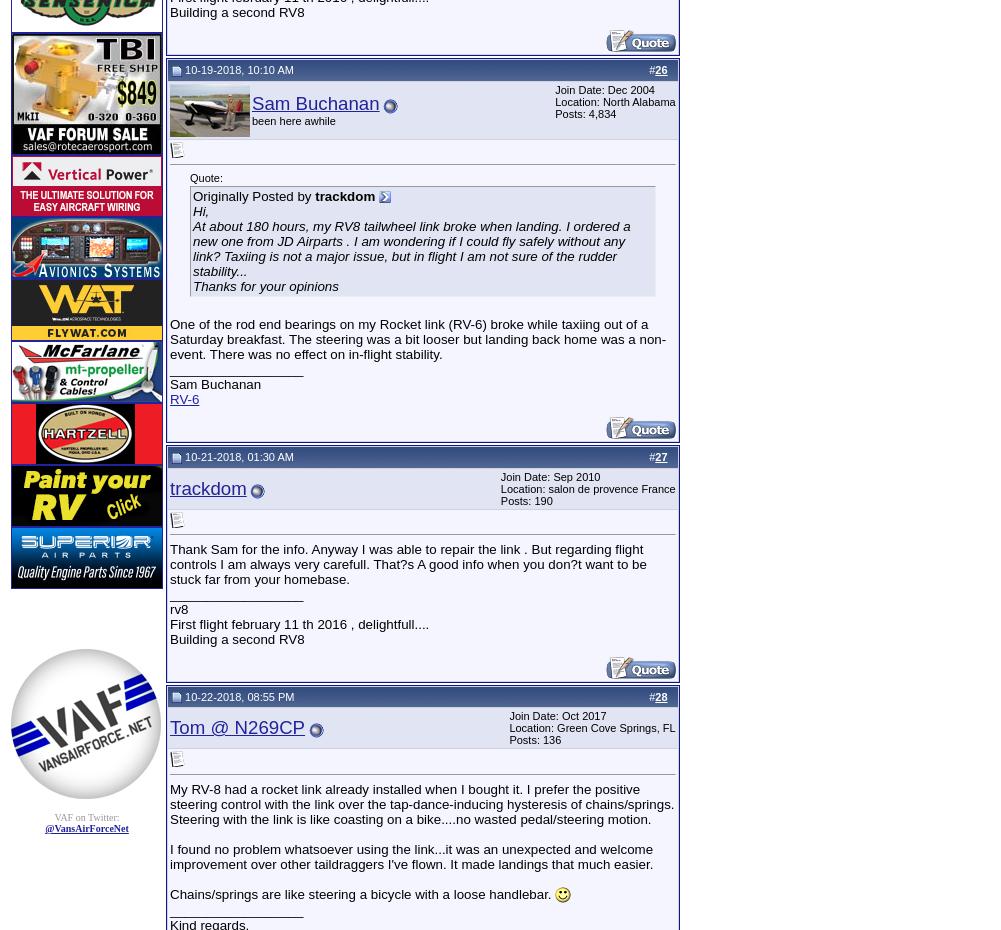 This screenshot has width=1001, height=930. I want to click on 'Tom @ N269CP', so click(236, 727).